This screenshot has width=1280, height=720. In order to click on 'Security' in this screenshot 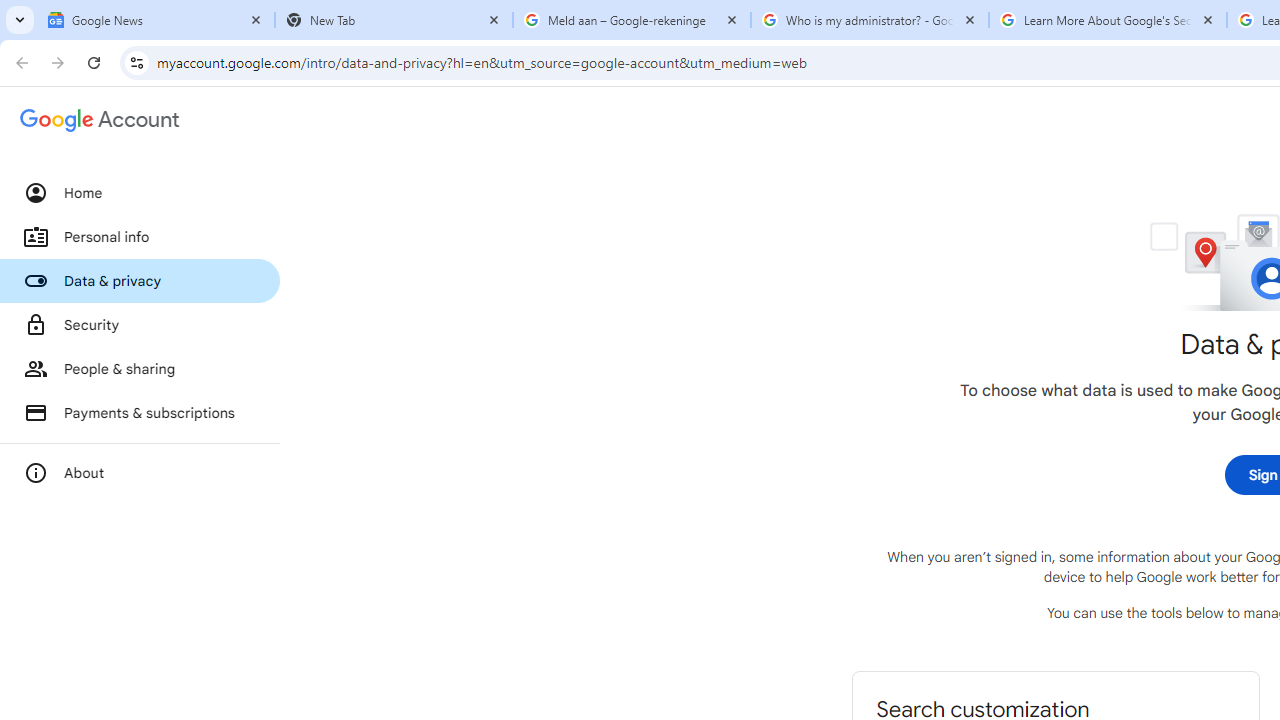, I will do `click(139, 324)`.